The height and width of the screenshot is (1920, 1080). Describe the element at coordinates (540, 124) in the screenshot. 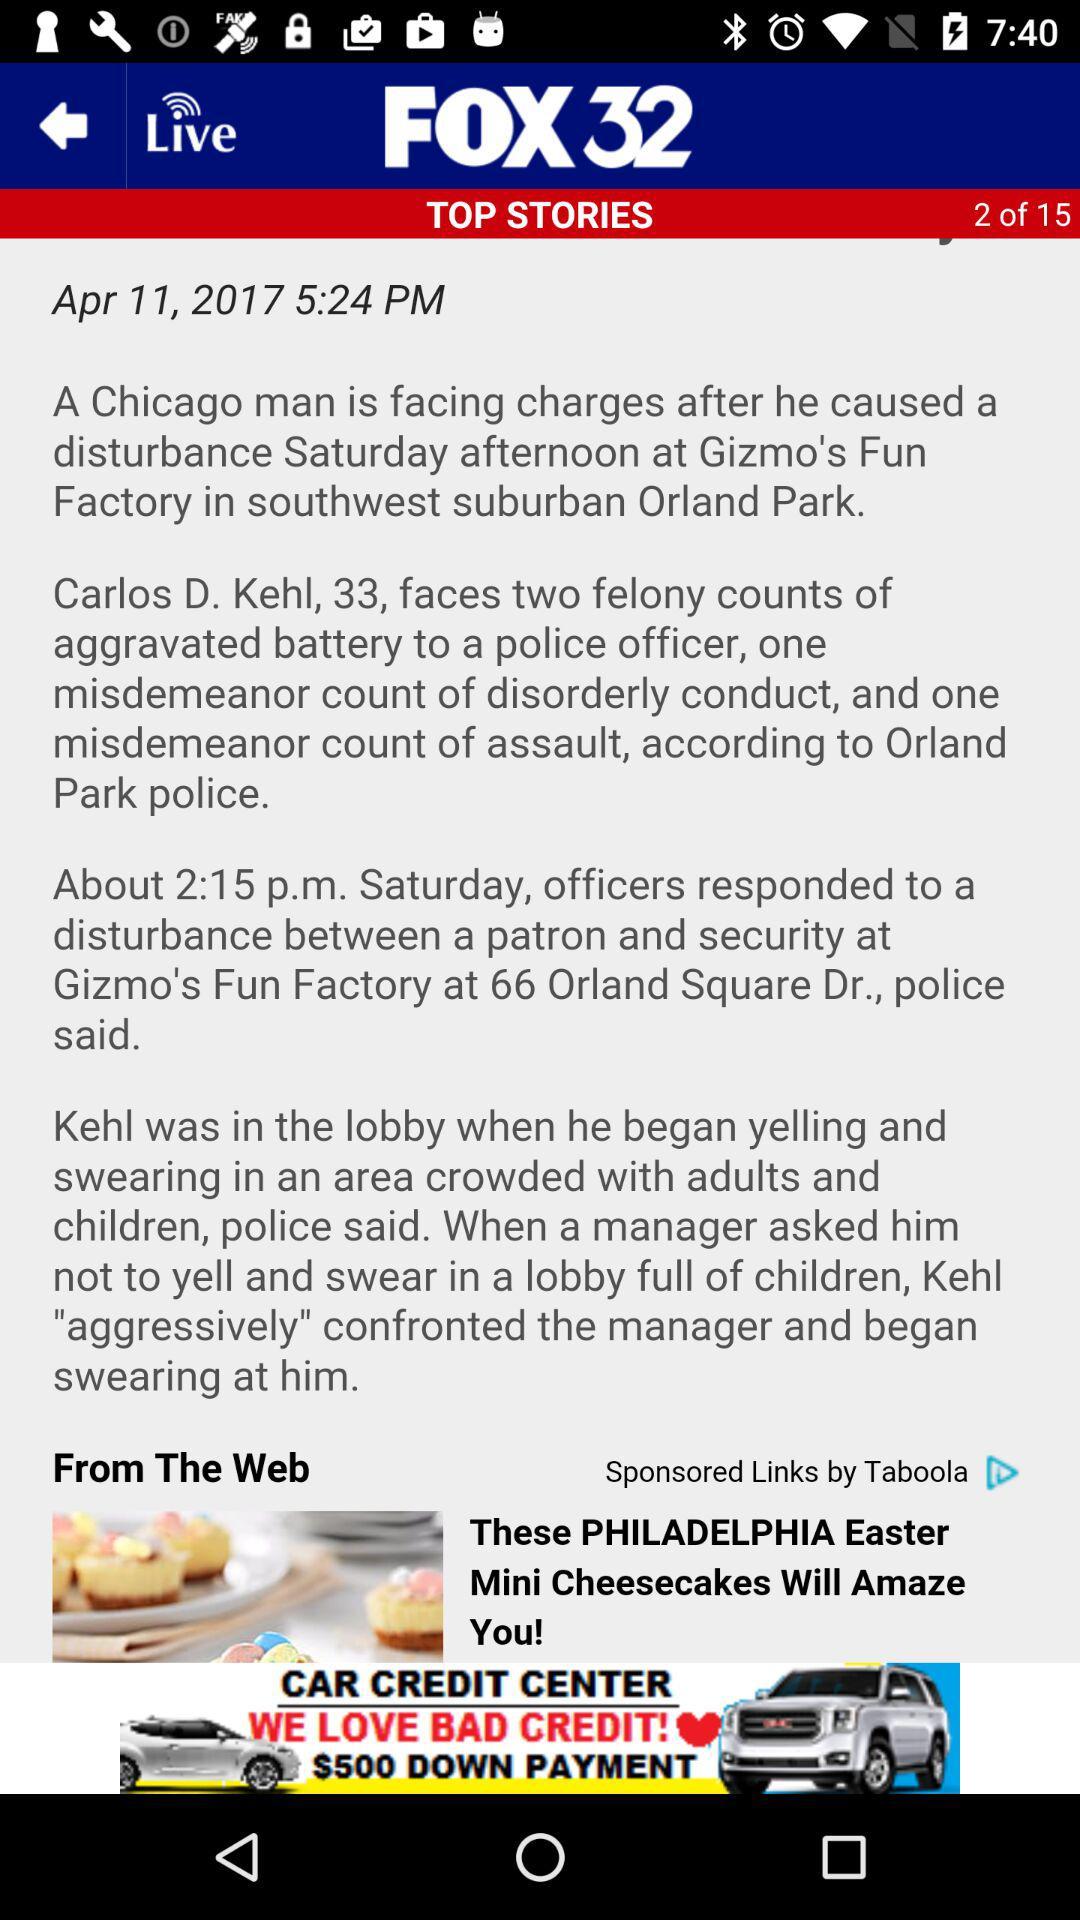

I see `other fox 32 stories` at that location.